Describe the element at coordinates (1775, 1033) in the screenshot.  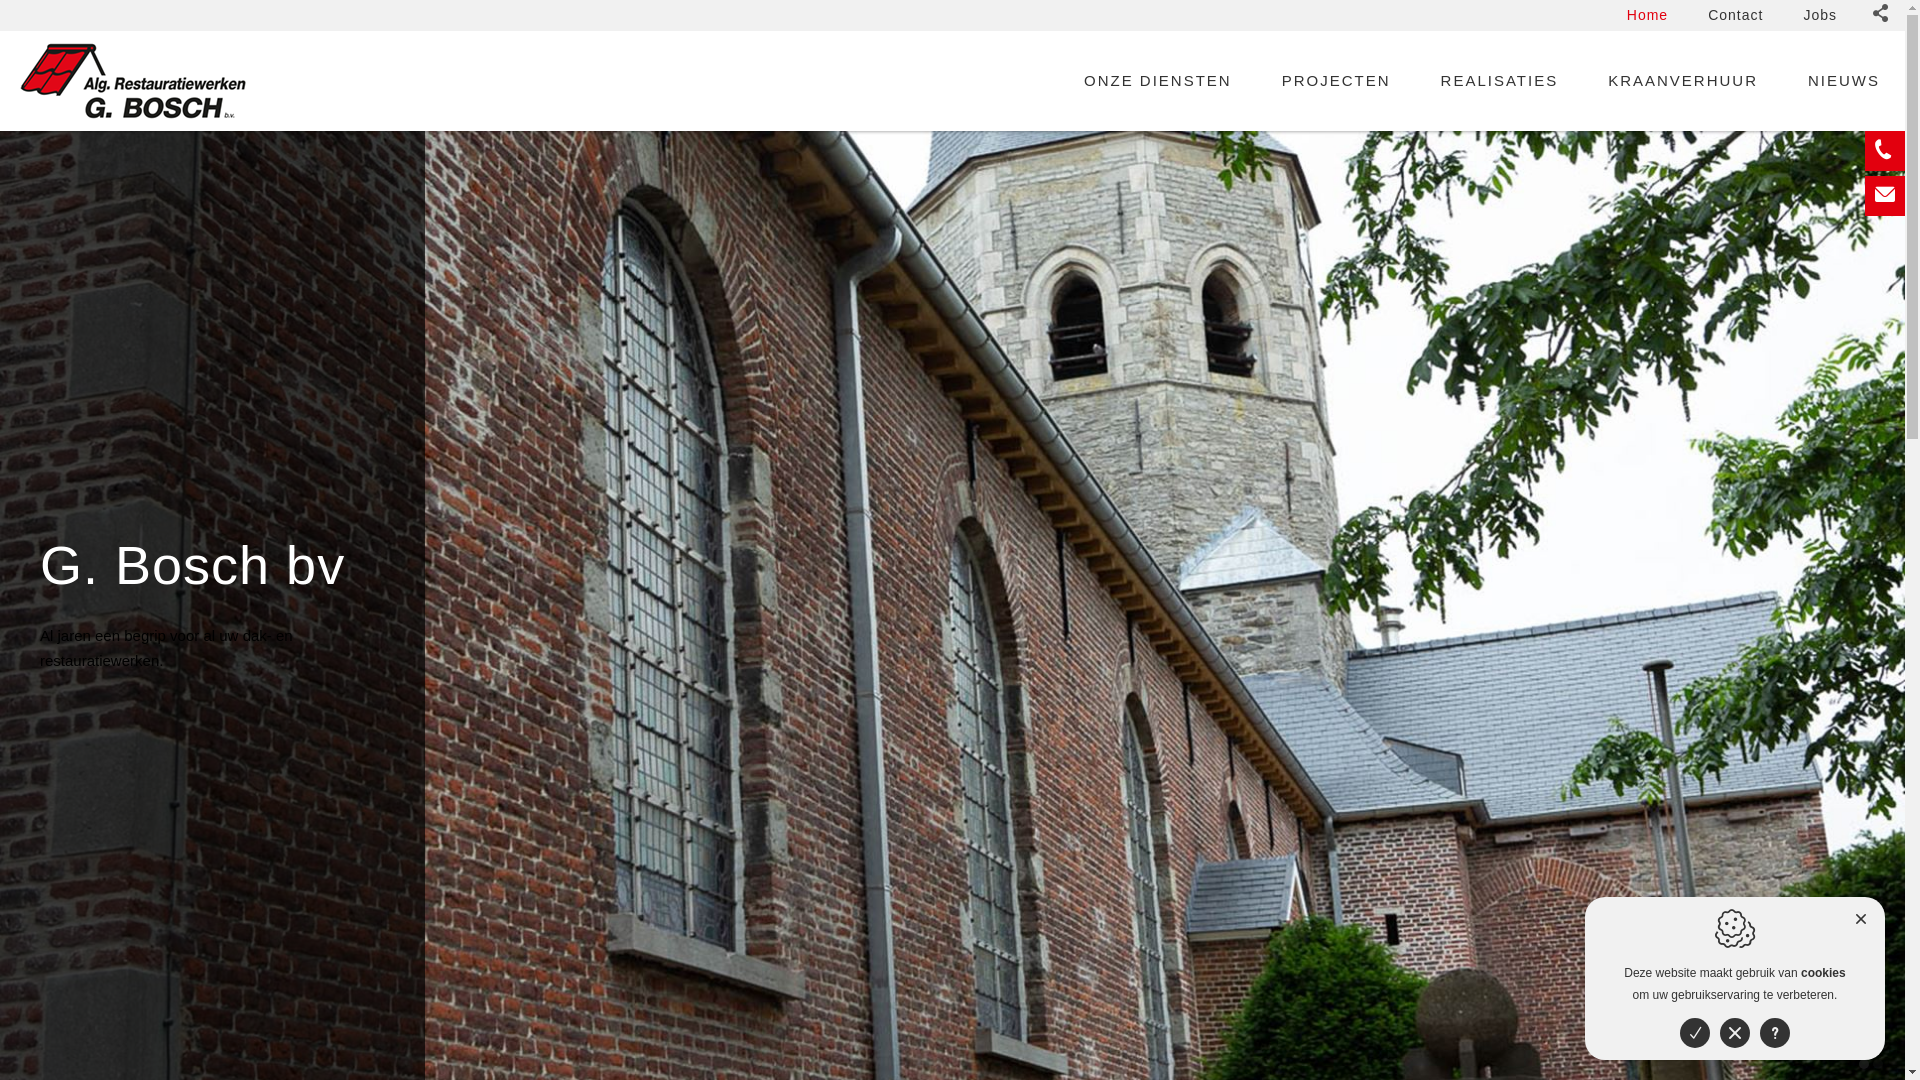
I see `'Meer informatie'` at that location.